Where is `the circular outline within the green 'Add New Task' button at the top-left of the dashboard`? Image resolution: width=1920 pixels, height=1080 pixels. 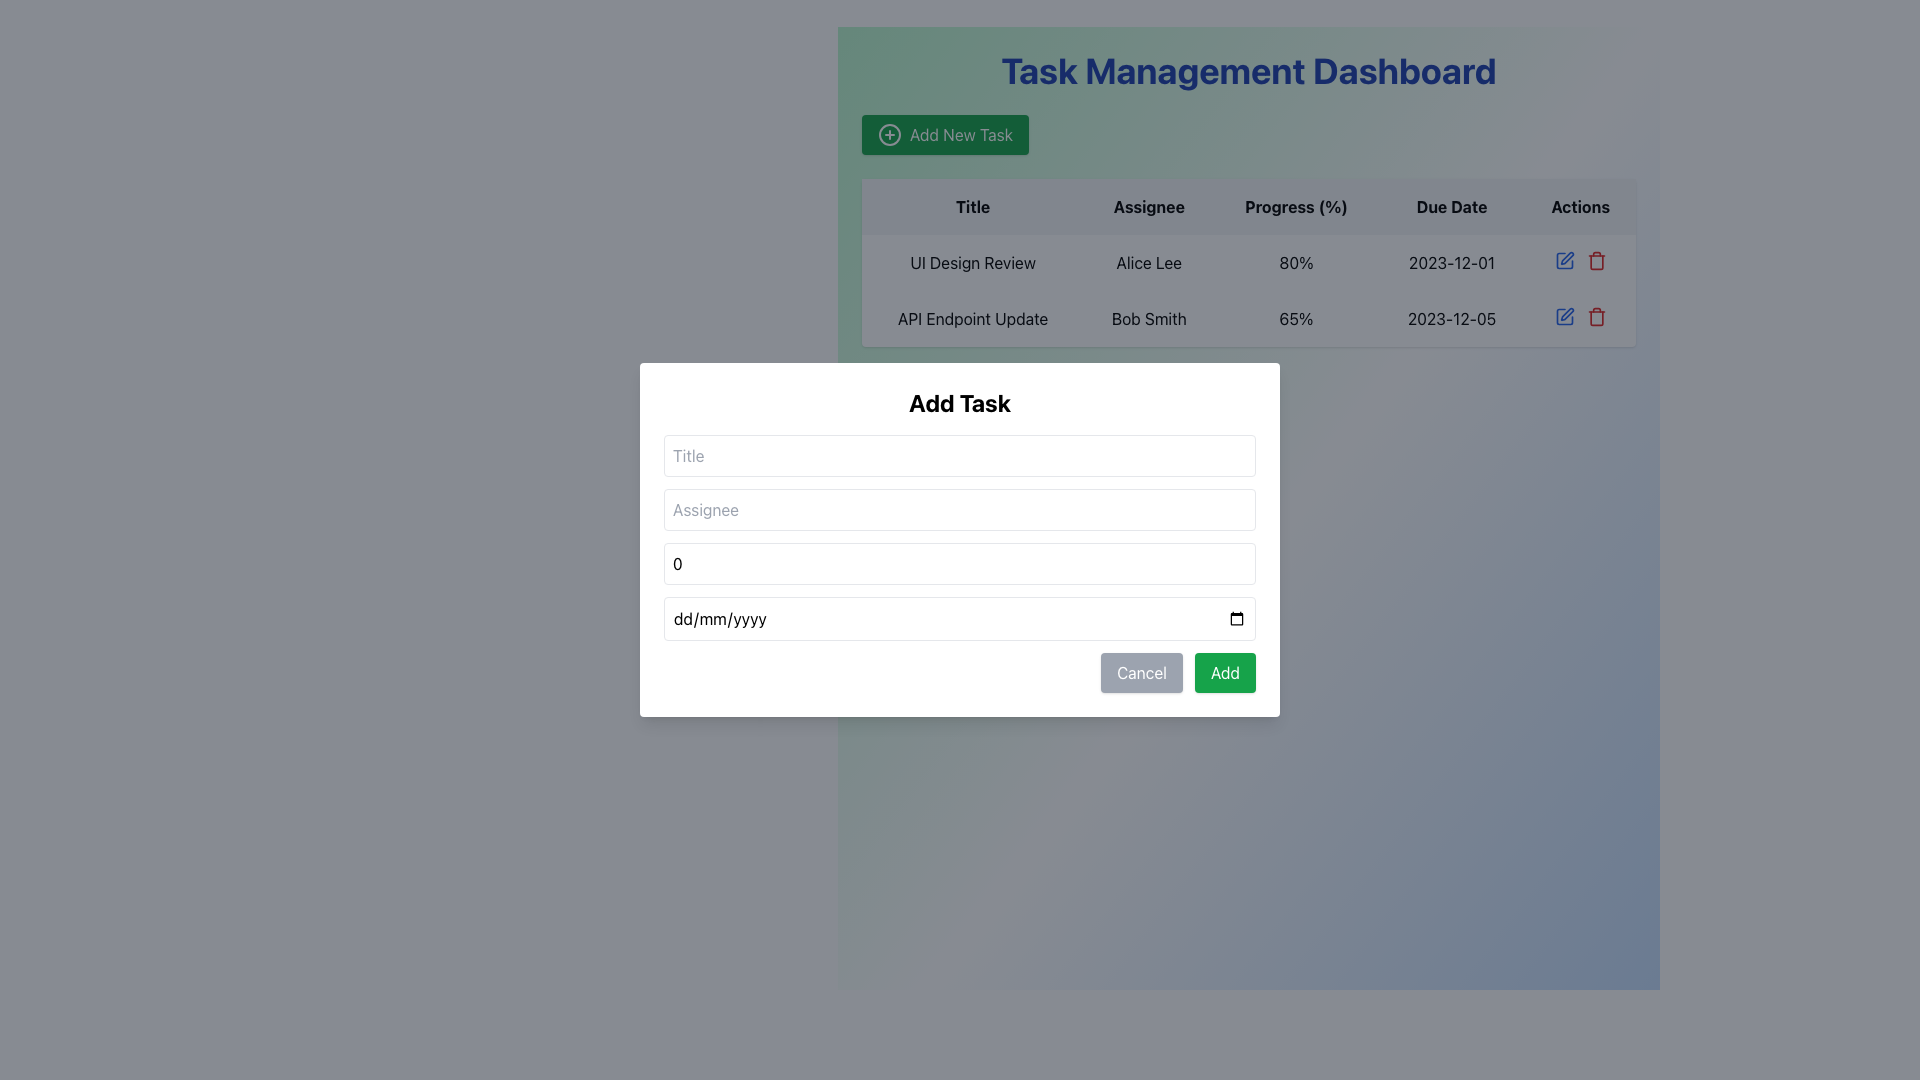 the circular outline within the green 'Add New Task' button at the top-left of the dashboard is located at coordinates (888, 135).